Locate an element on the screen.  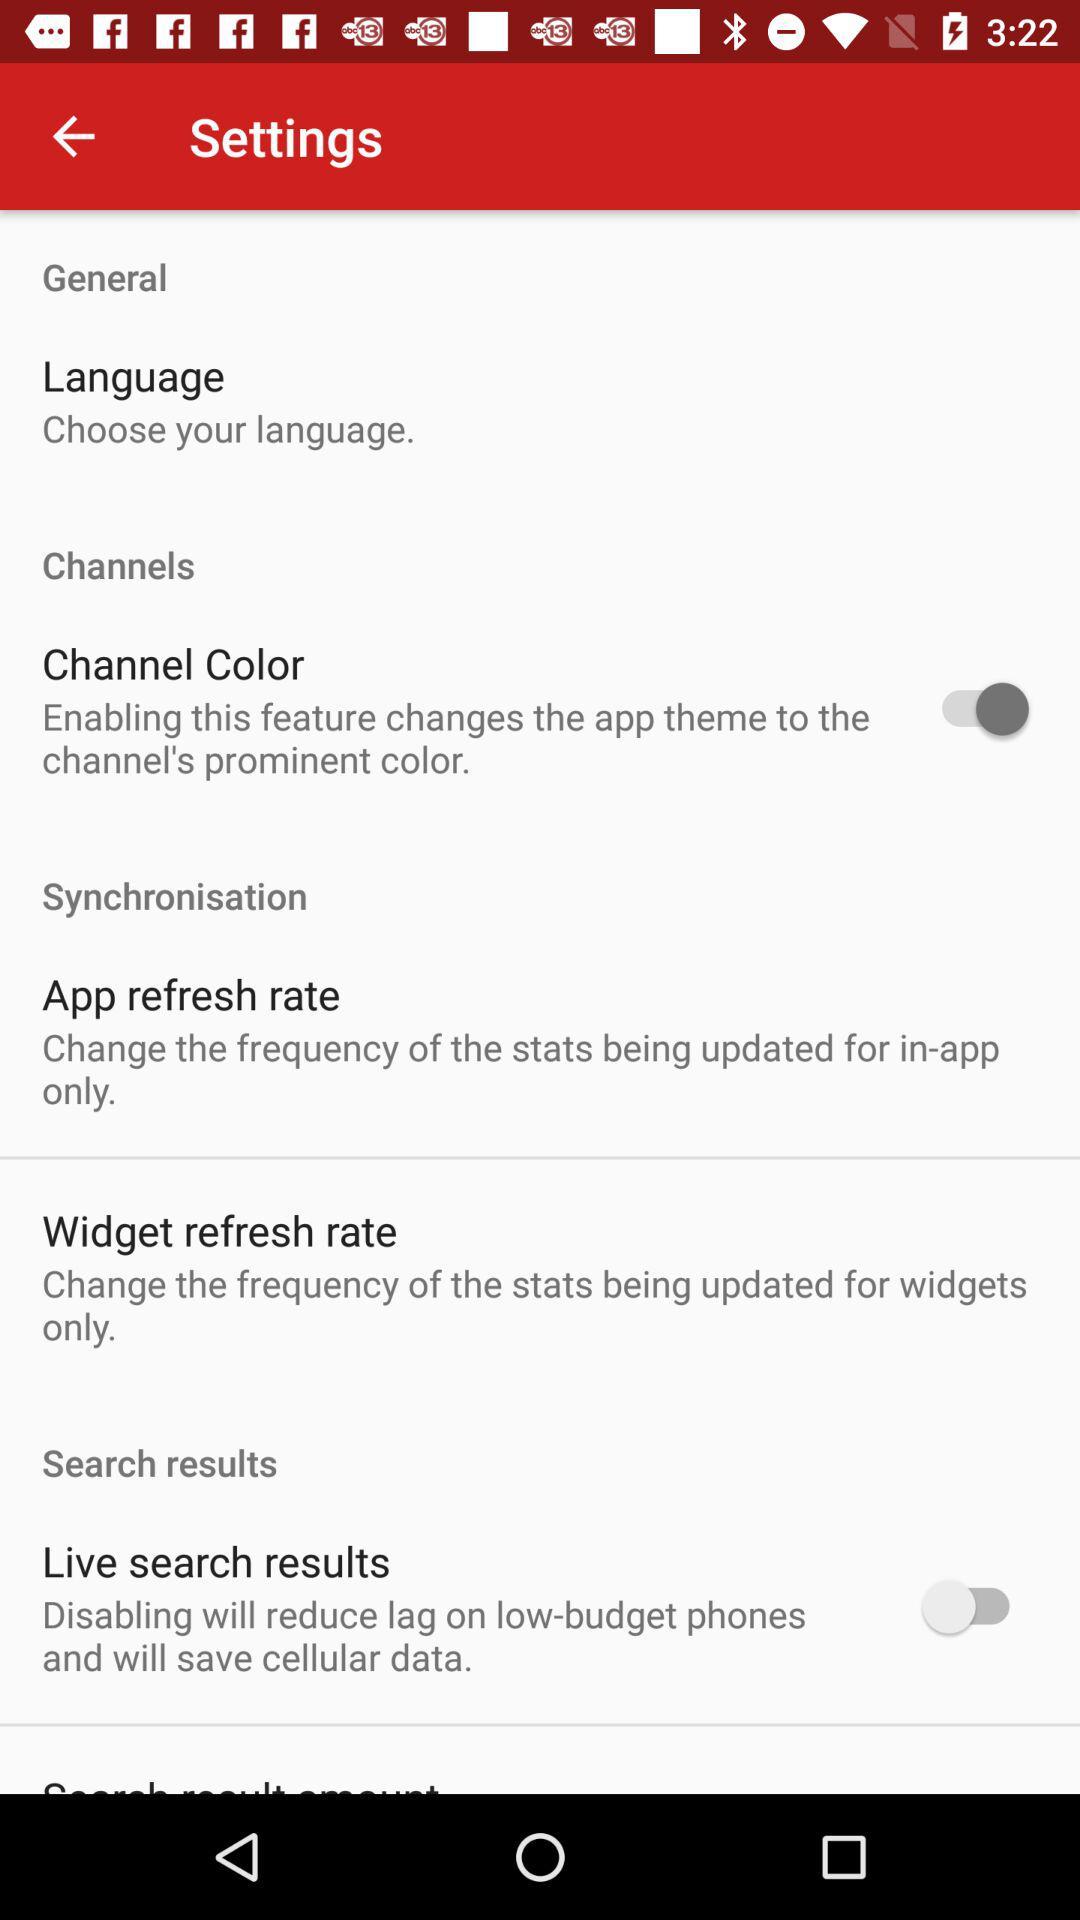
the icon below choose your language. is located at coordinates (540, 543).